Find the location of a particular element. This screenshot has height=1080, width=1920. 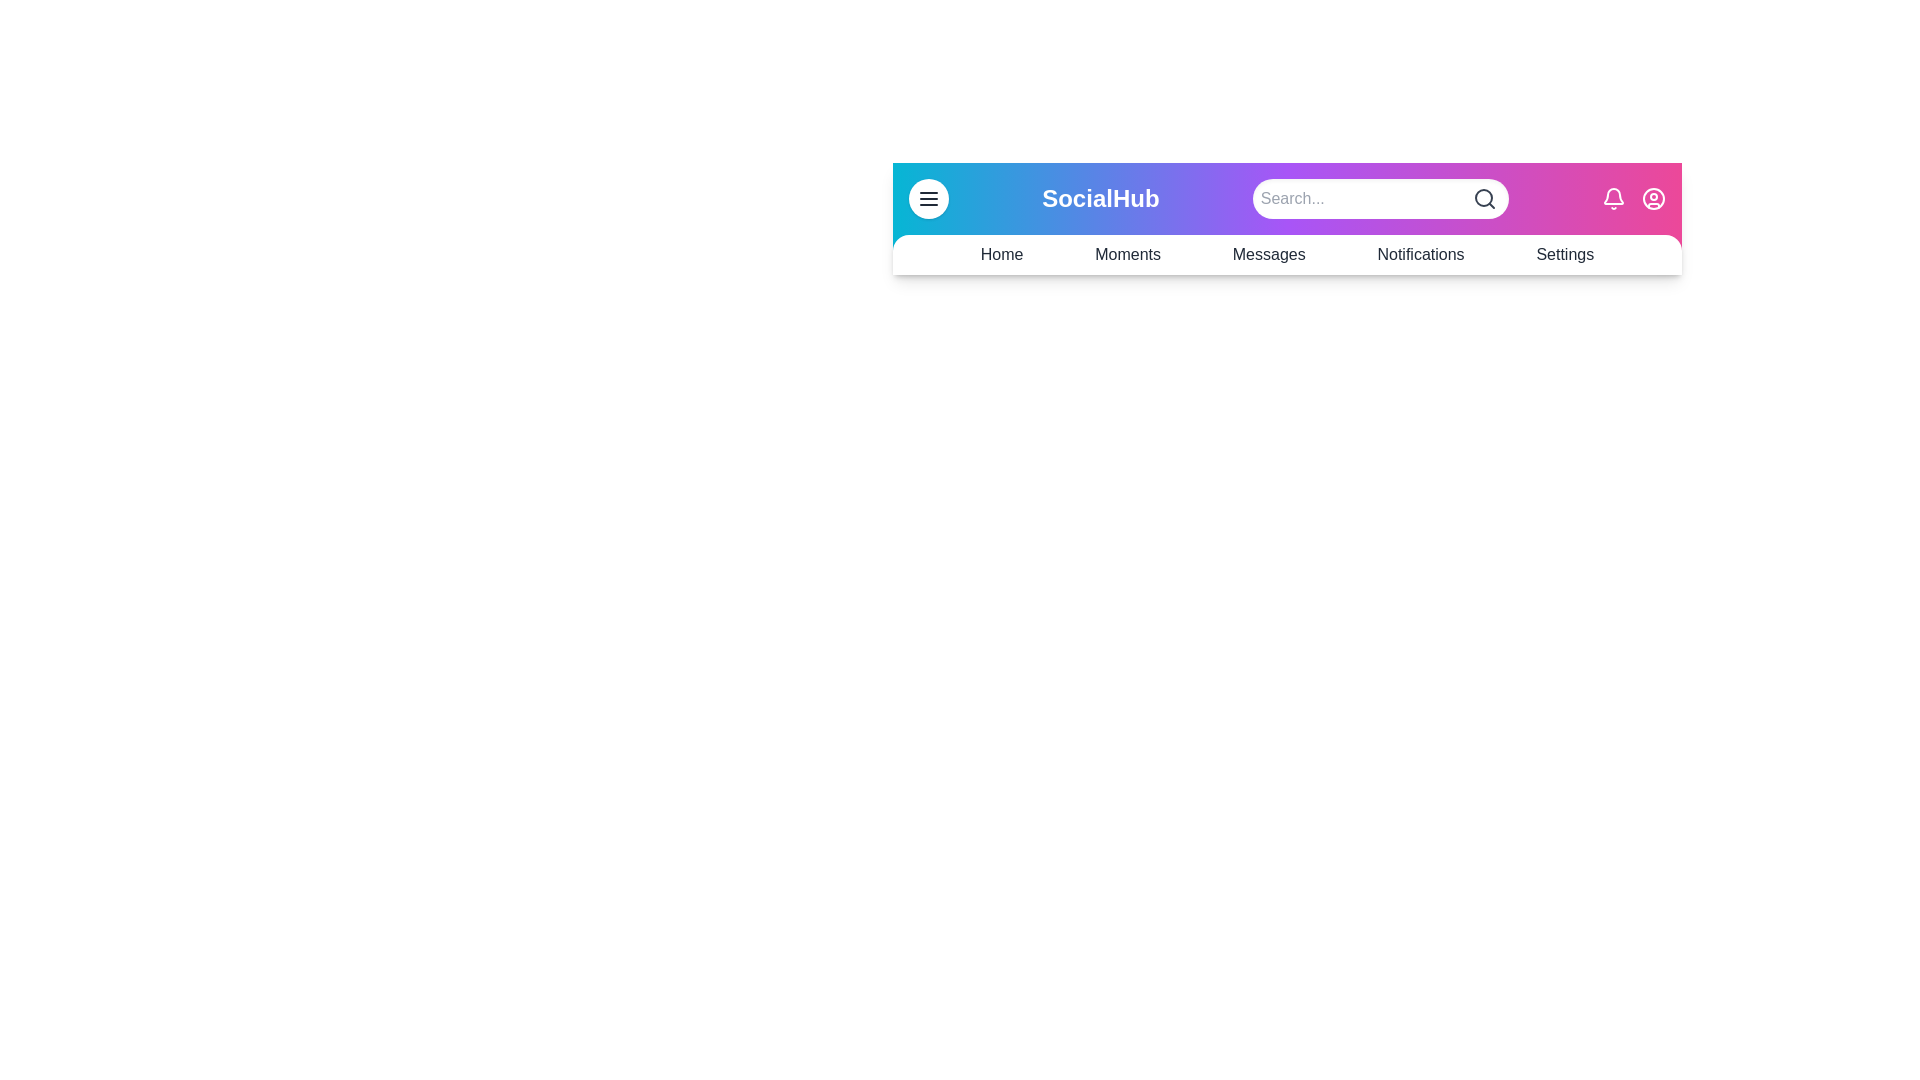

the notification bell icon is located at coordinates (1613, 199).